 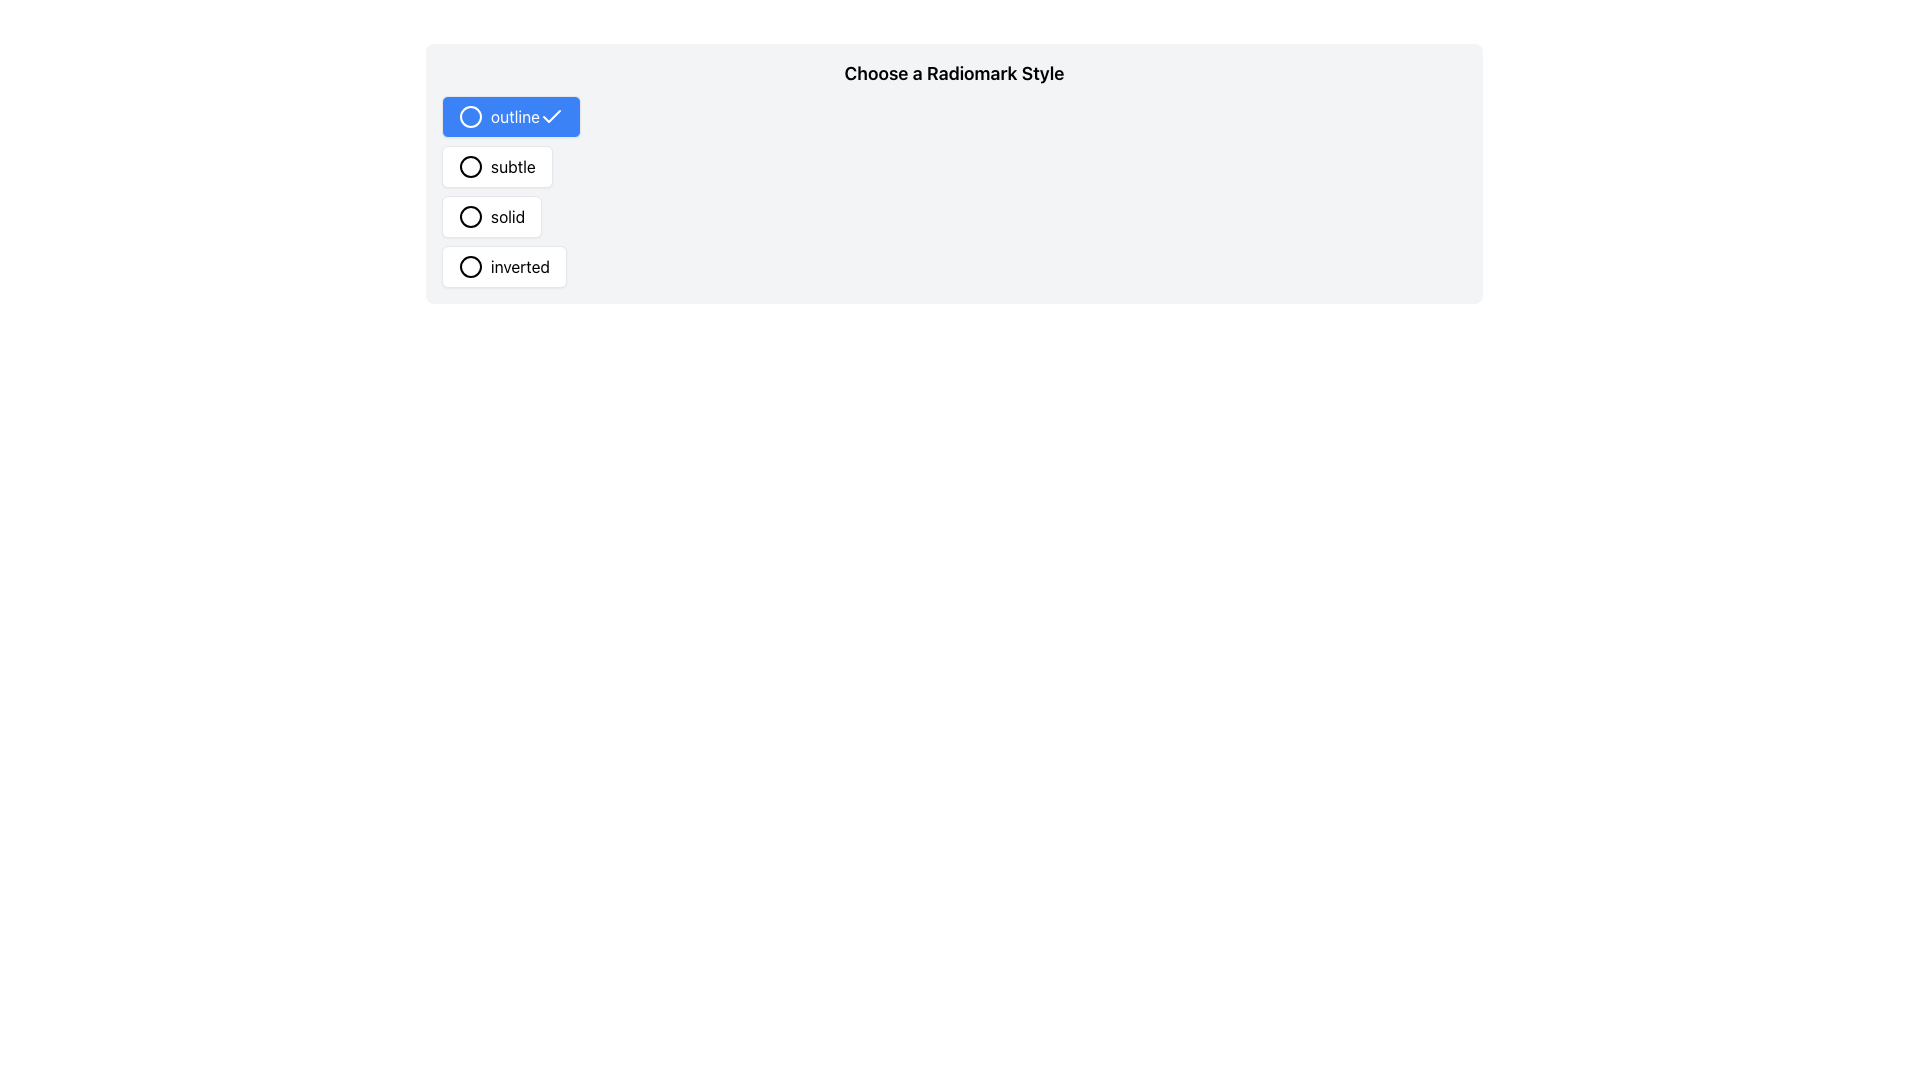 I want to click on the circular outline icon located at the leftmost side of the 'outline' button, so click(x=469, y=116).